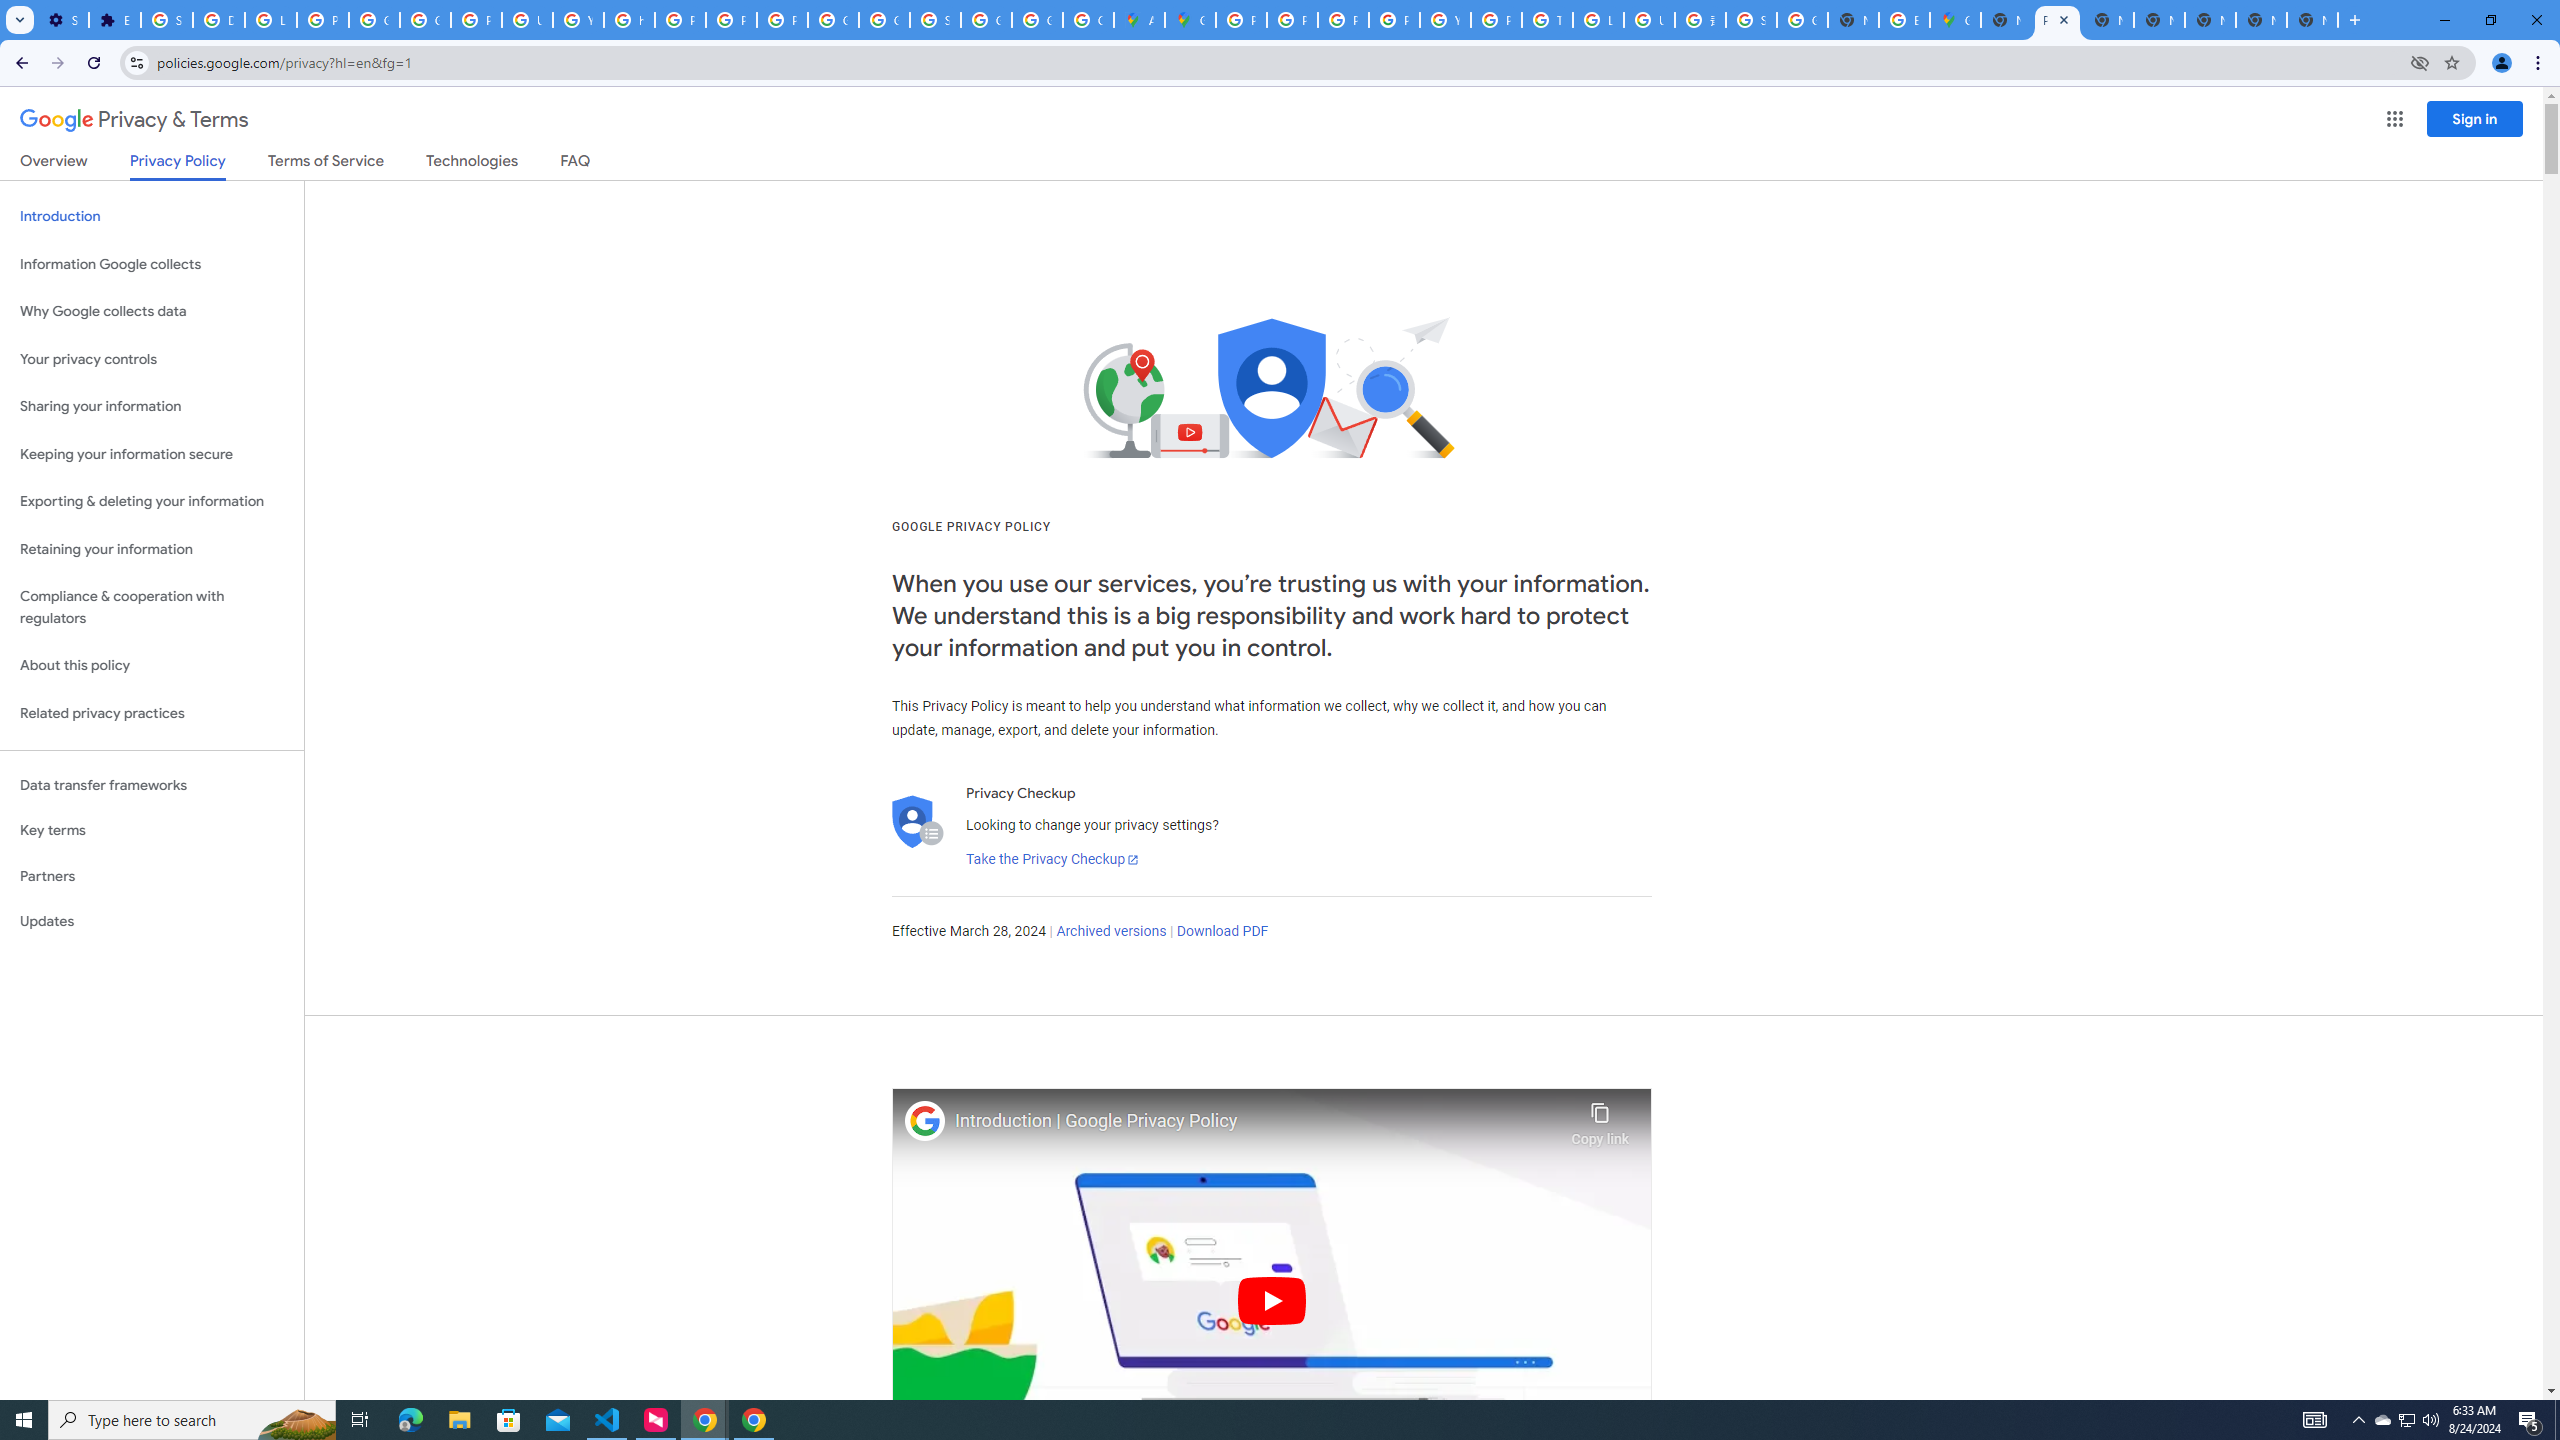 The image size is (2560, 1440). What do you see at coordinates (1271, 1299) in the screenshot?
I see `'Play'` at bounding box center [1271, 1299].